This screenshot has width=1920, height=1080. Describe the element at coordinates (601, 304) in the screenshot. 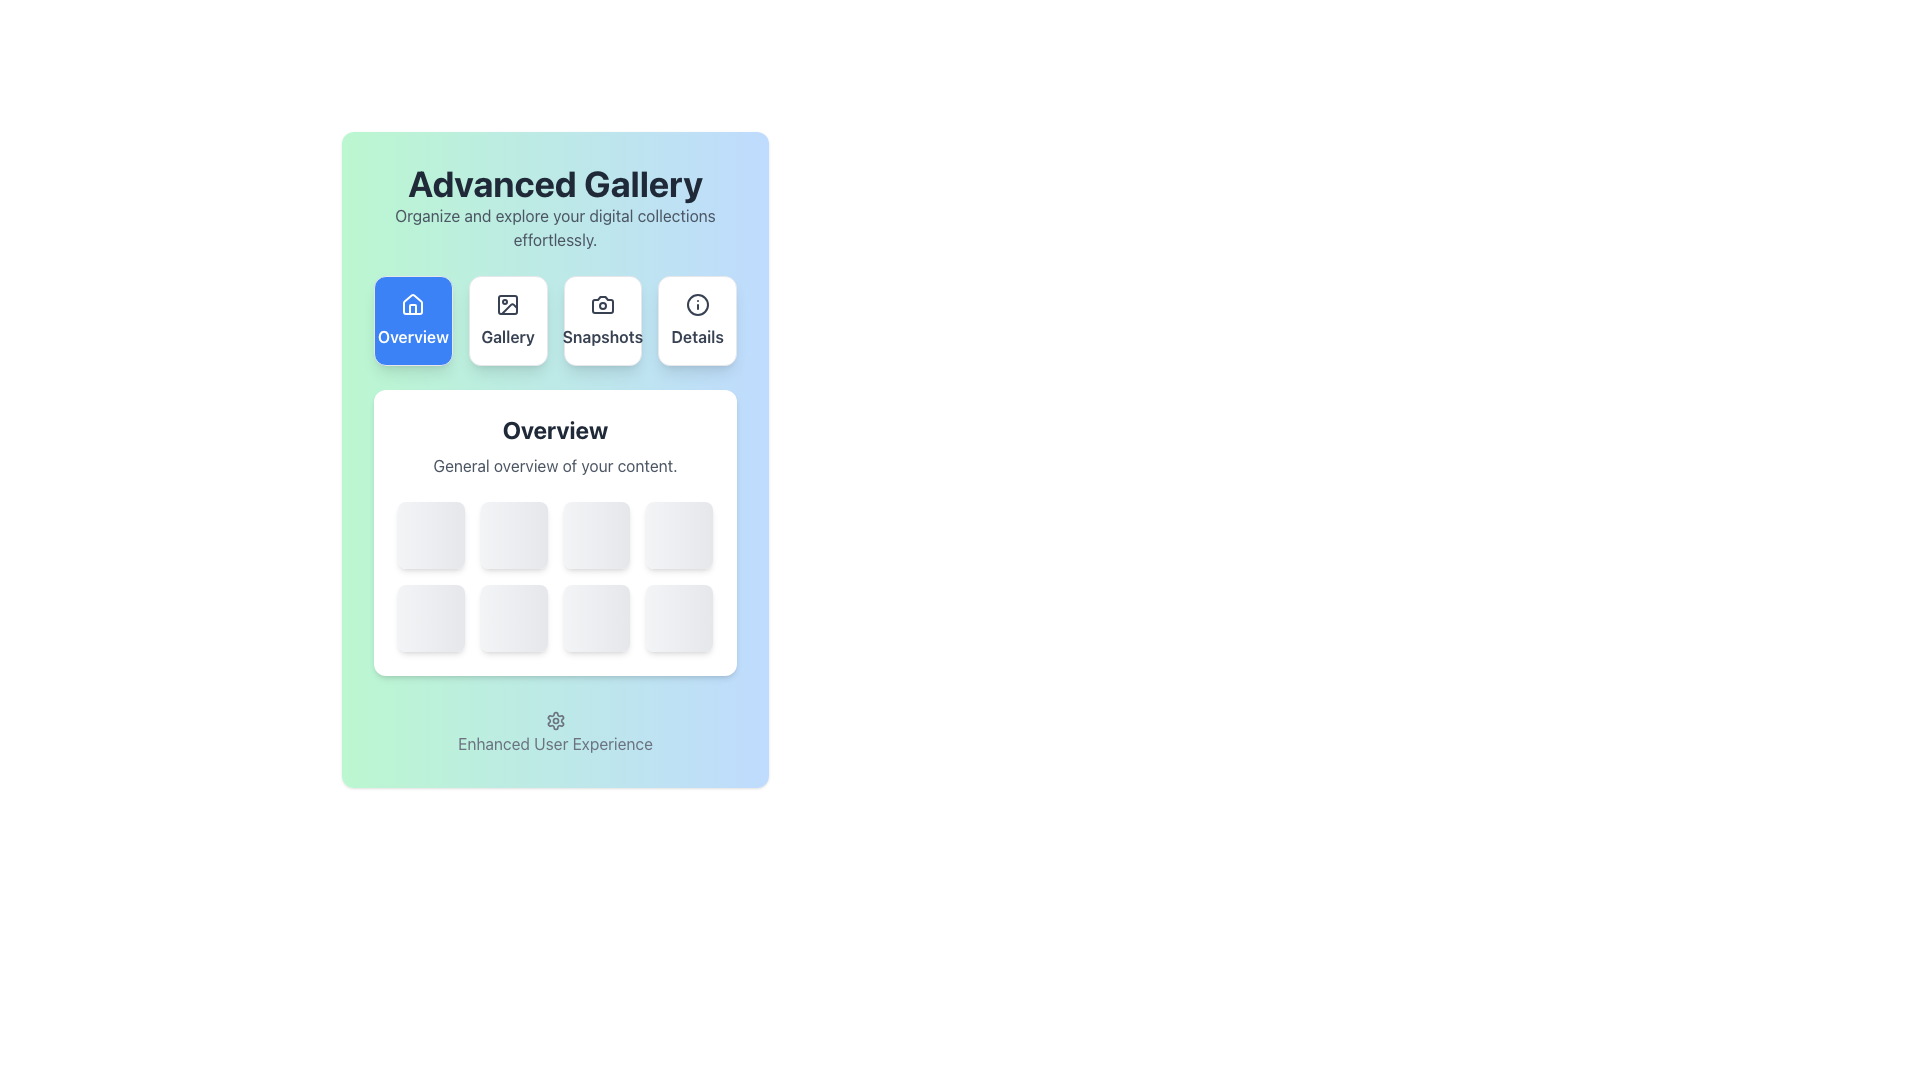

I see `the 'Snapshots' button containing the camera icon` at that location.